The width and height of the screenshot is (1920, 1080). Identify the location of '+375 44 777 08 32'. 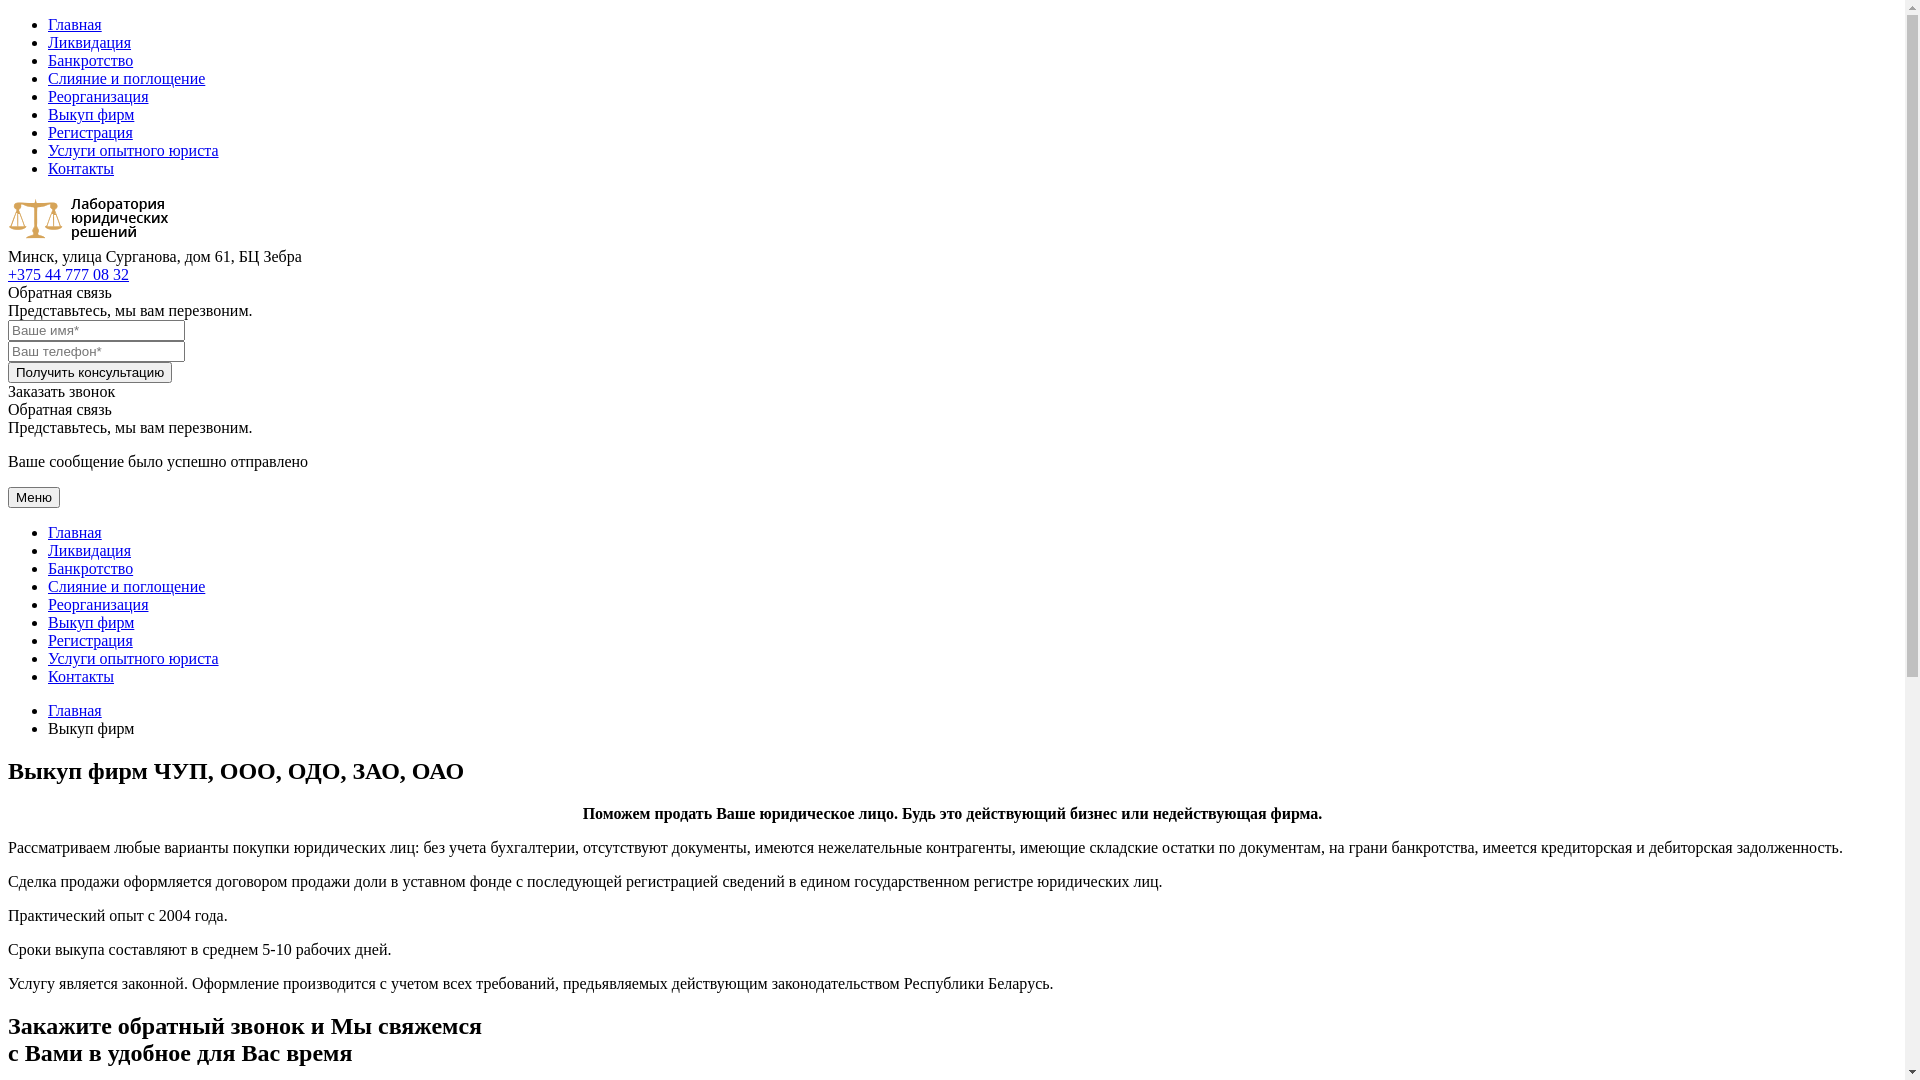
(8, 274).